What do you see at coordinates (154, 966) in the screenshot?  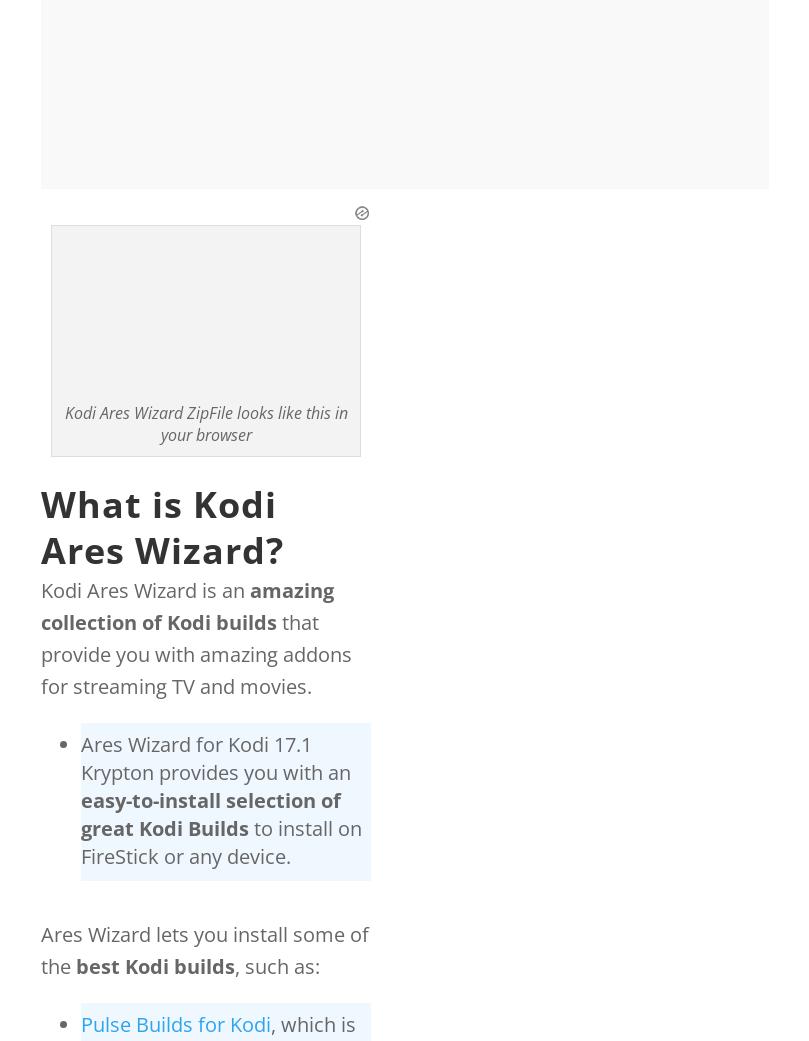 I see `'best Kodi builds'` at bounding box center [154, 966].